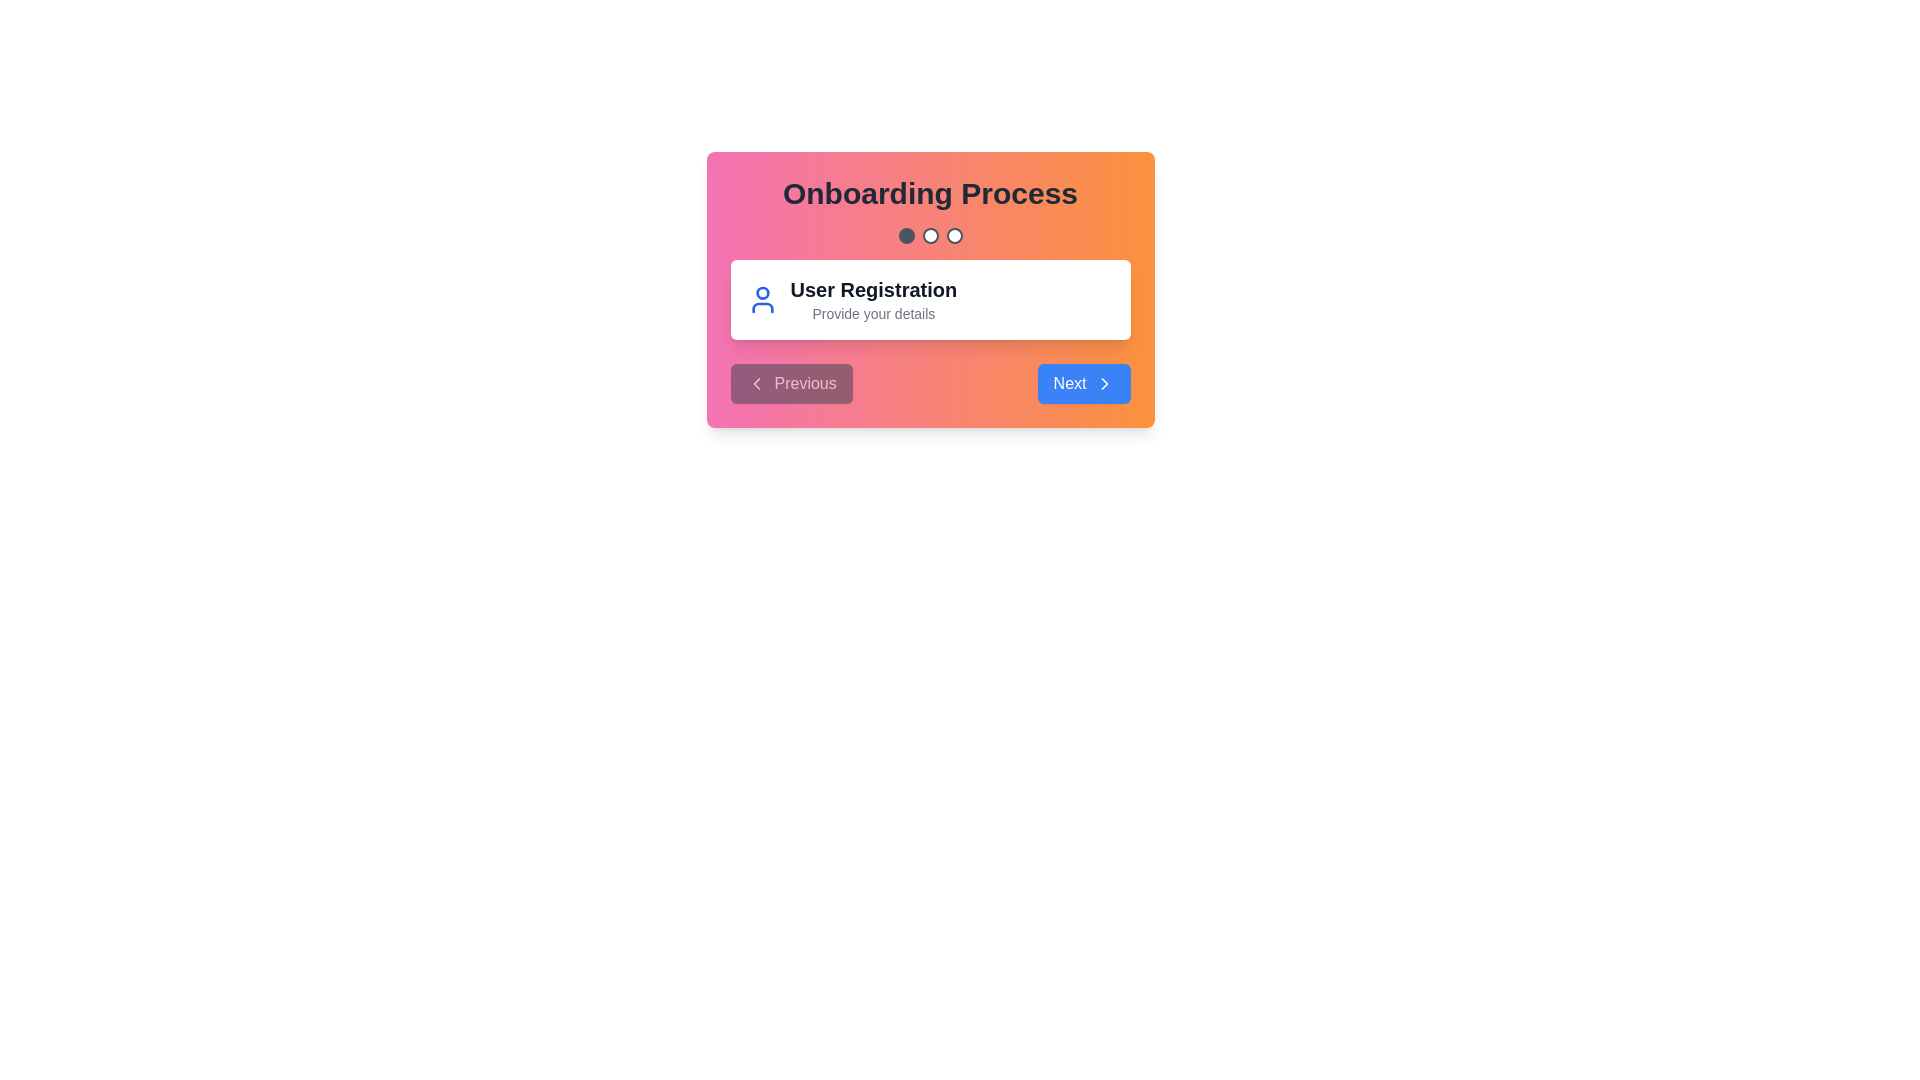 The image size is (1920, 1080). I want to click on the right-pointing arrow icon with a blue background located within the 'Next' button to proceed, so click(1103, 384).